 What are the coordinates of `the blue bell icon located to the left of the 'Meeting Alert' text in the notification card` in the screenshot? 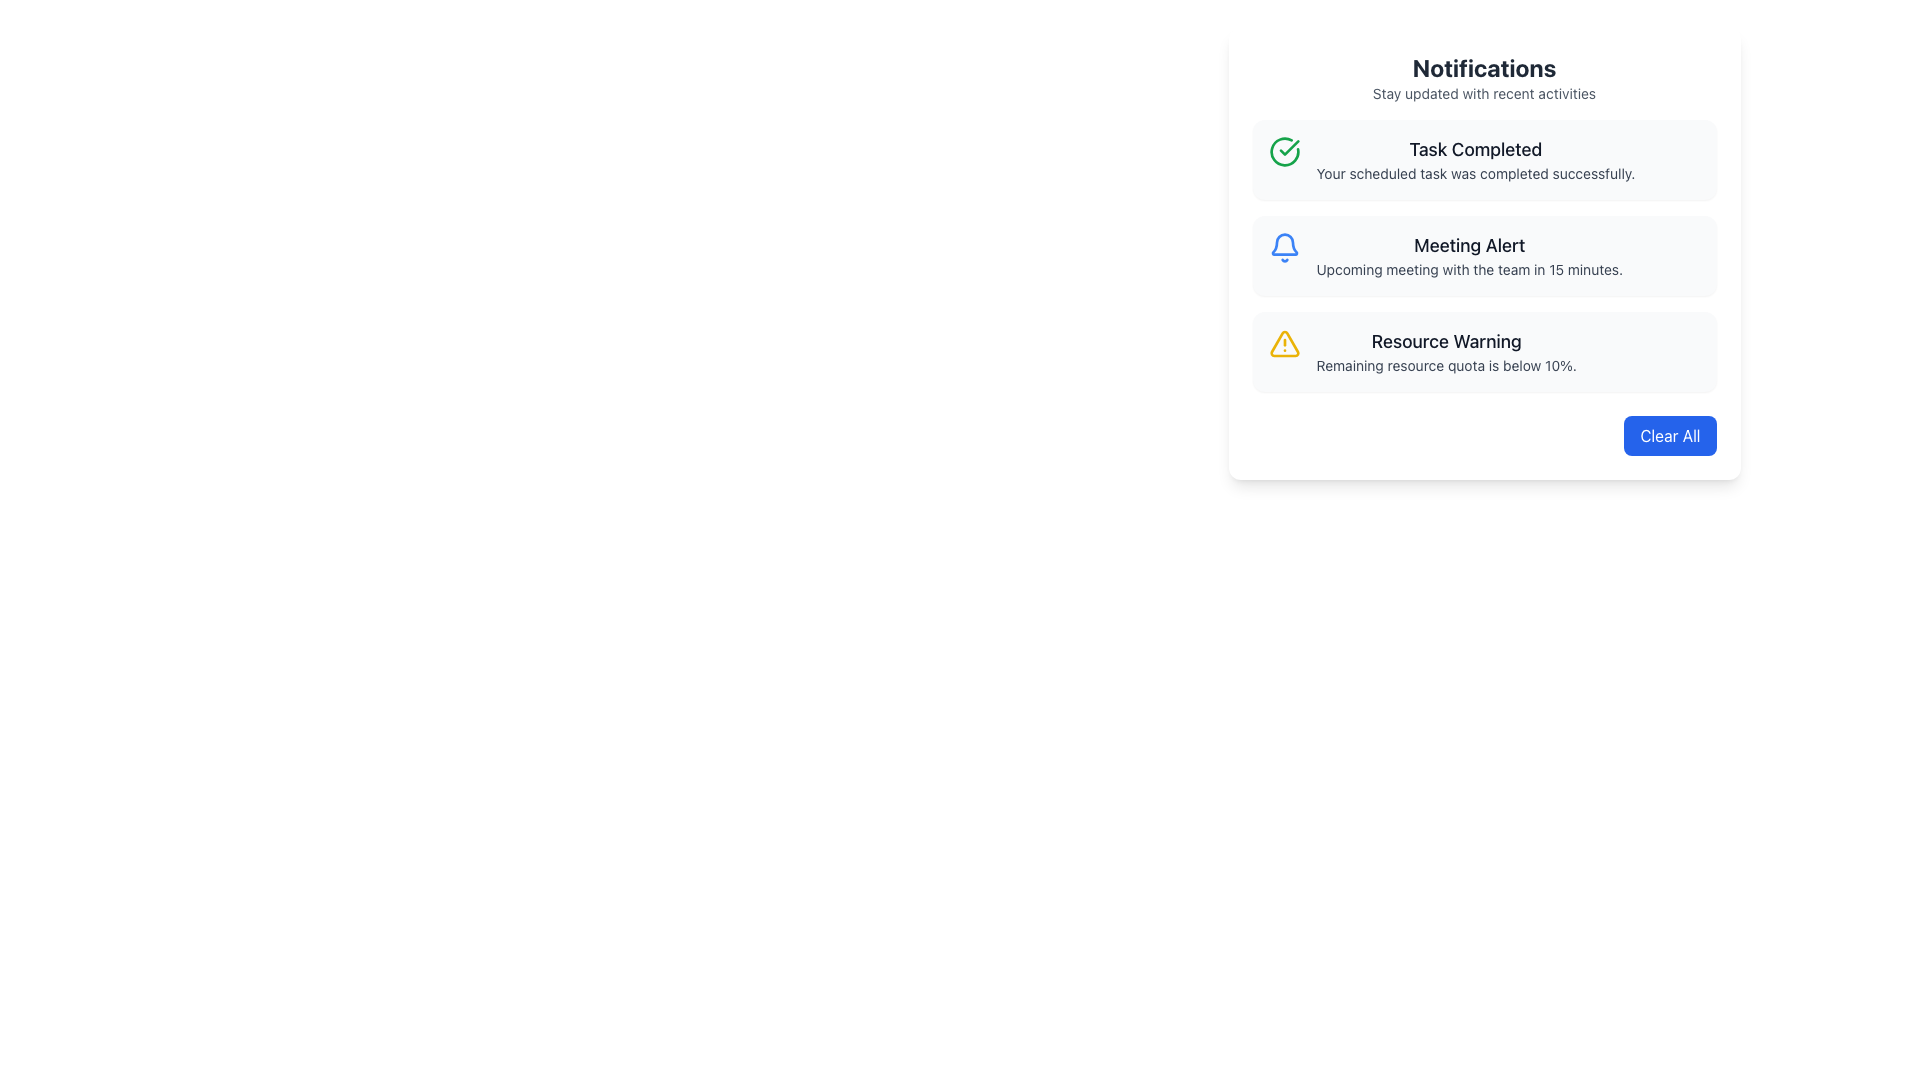 It's located at (1284, 246).